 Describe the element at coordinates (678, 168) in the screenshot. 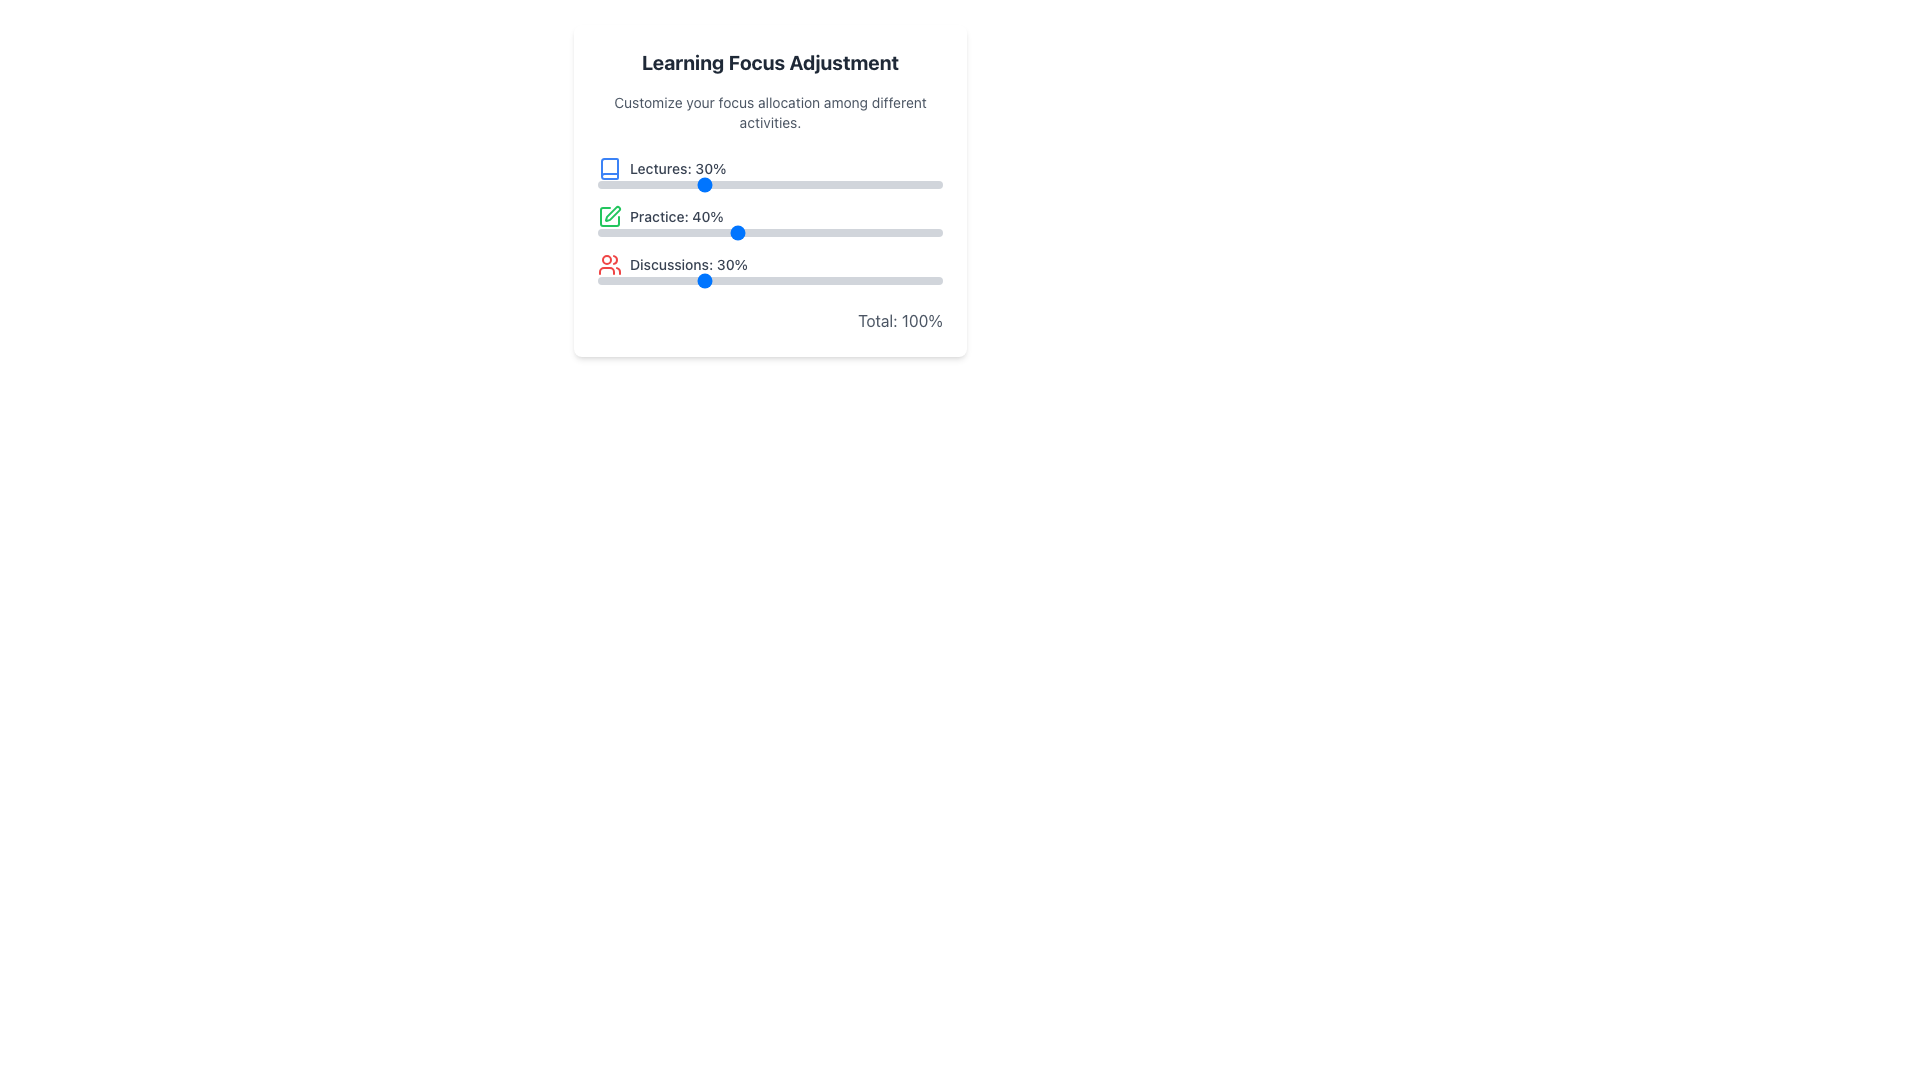

I see `text content of the Text Label displaying 'Lectures: 30%' which is located within the focus adjustment interface, positioned first in a column of similar elements with a blue book icon to its left` at that location.